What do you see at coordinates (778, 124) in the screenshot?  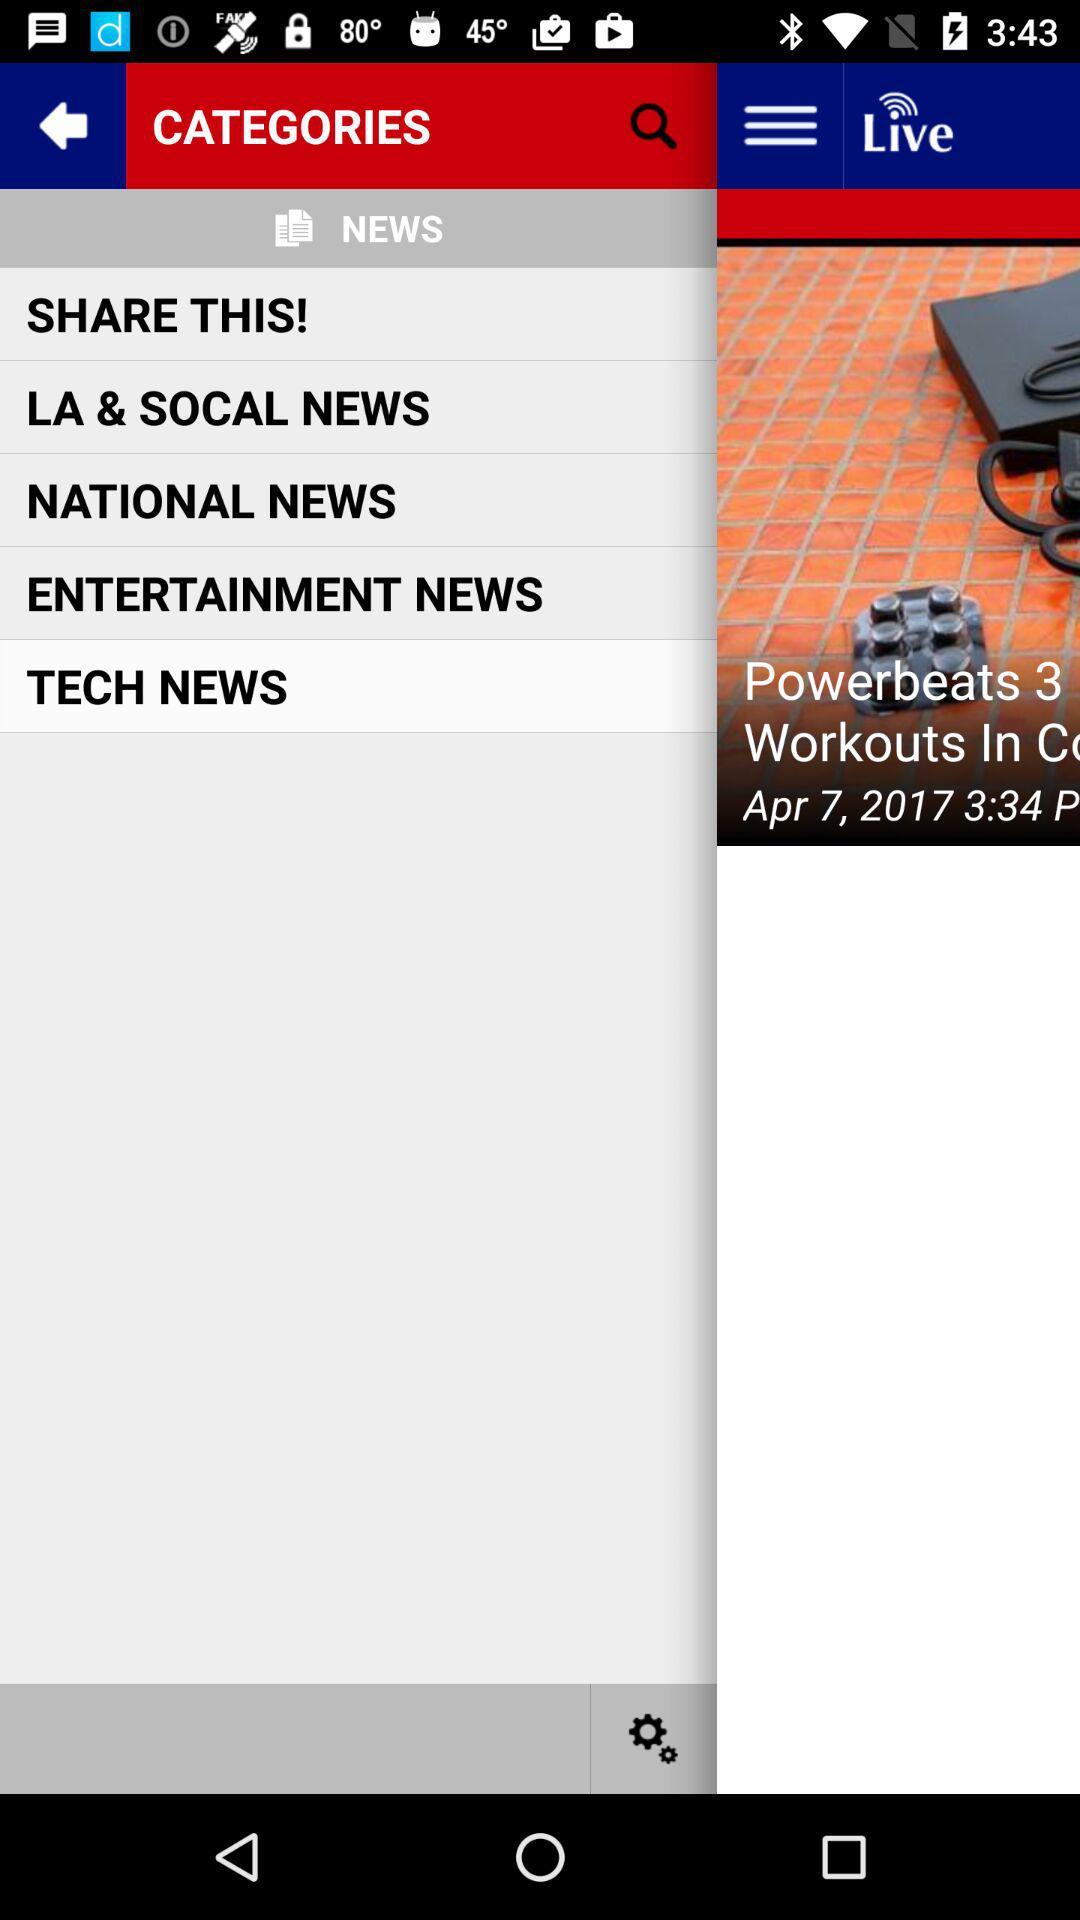 I see `main menu` at bounding box center [778, 124].